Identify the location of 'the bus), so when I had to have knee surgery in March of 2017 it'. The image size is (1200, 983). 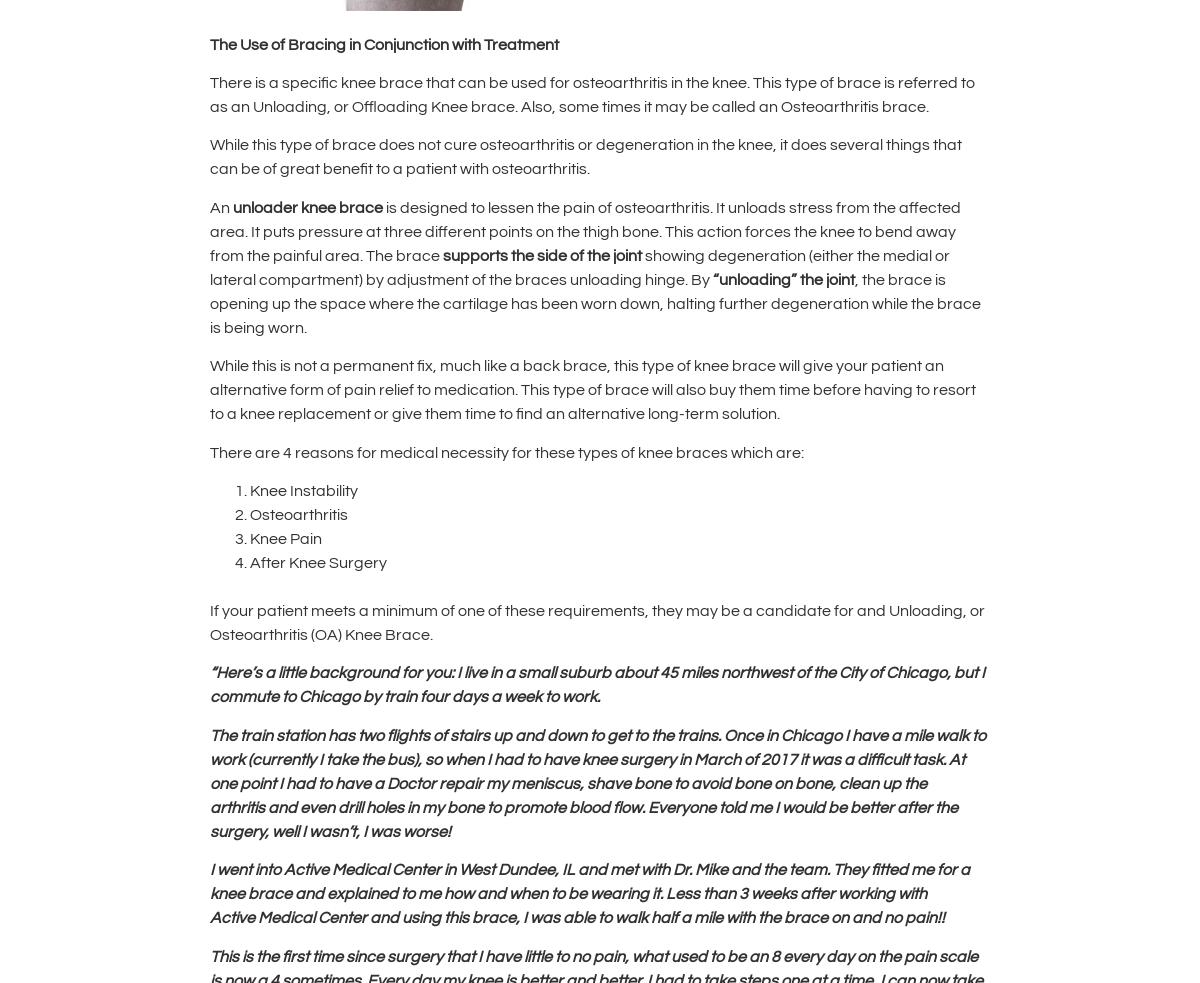
(584, 757).